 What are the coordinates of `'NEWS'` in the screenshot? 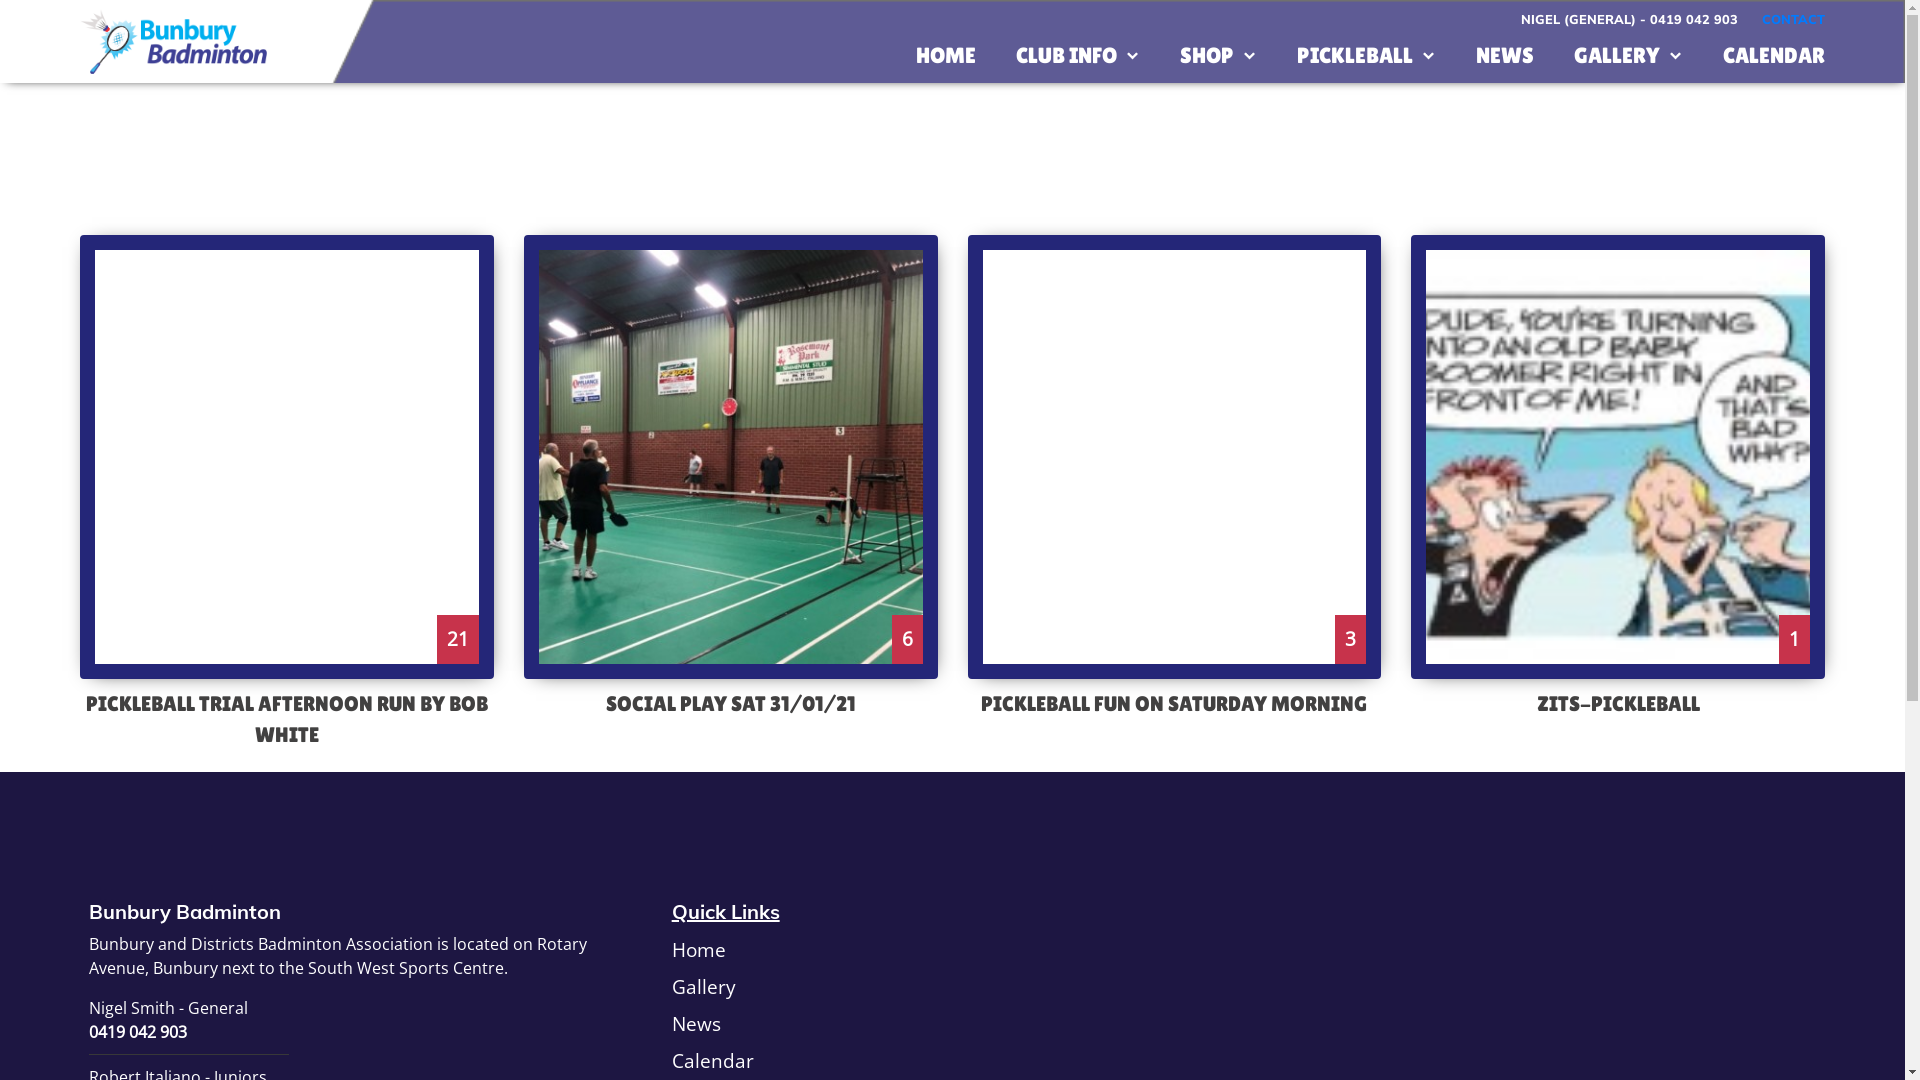 It's located at (1505, 53).